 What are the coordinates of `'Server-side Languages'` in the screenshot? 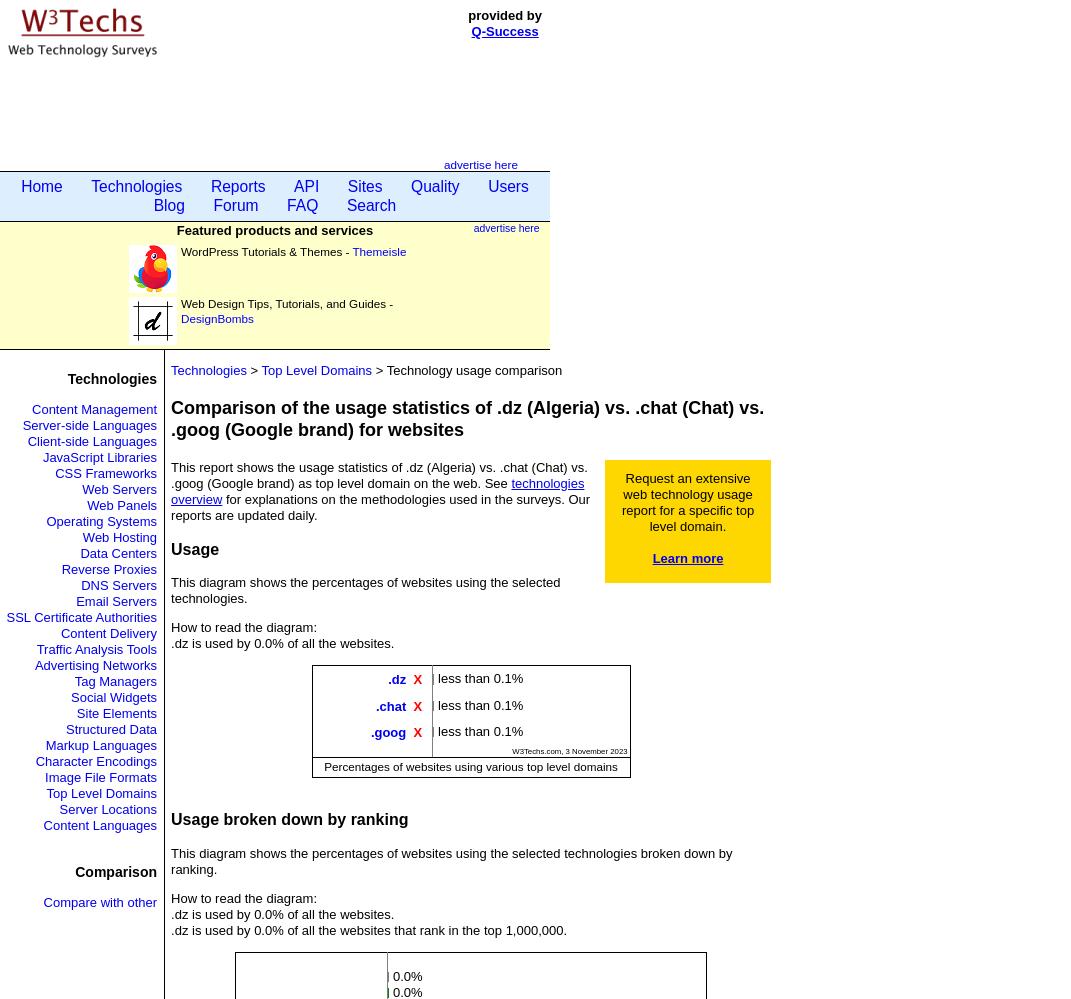 It's located at (89, 424).